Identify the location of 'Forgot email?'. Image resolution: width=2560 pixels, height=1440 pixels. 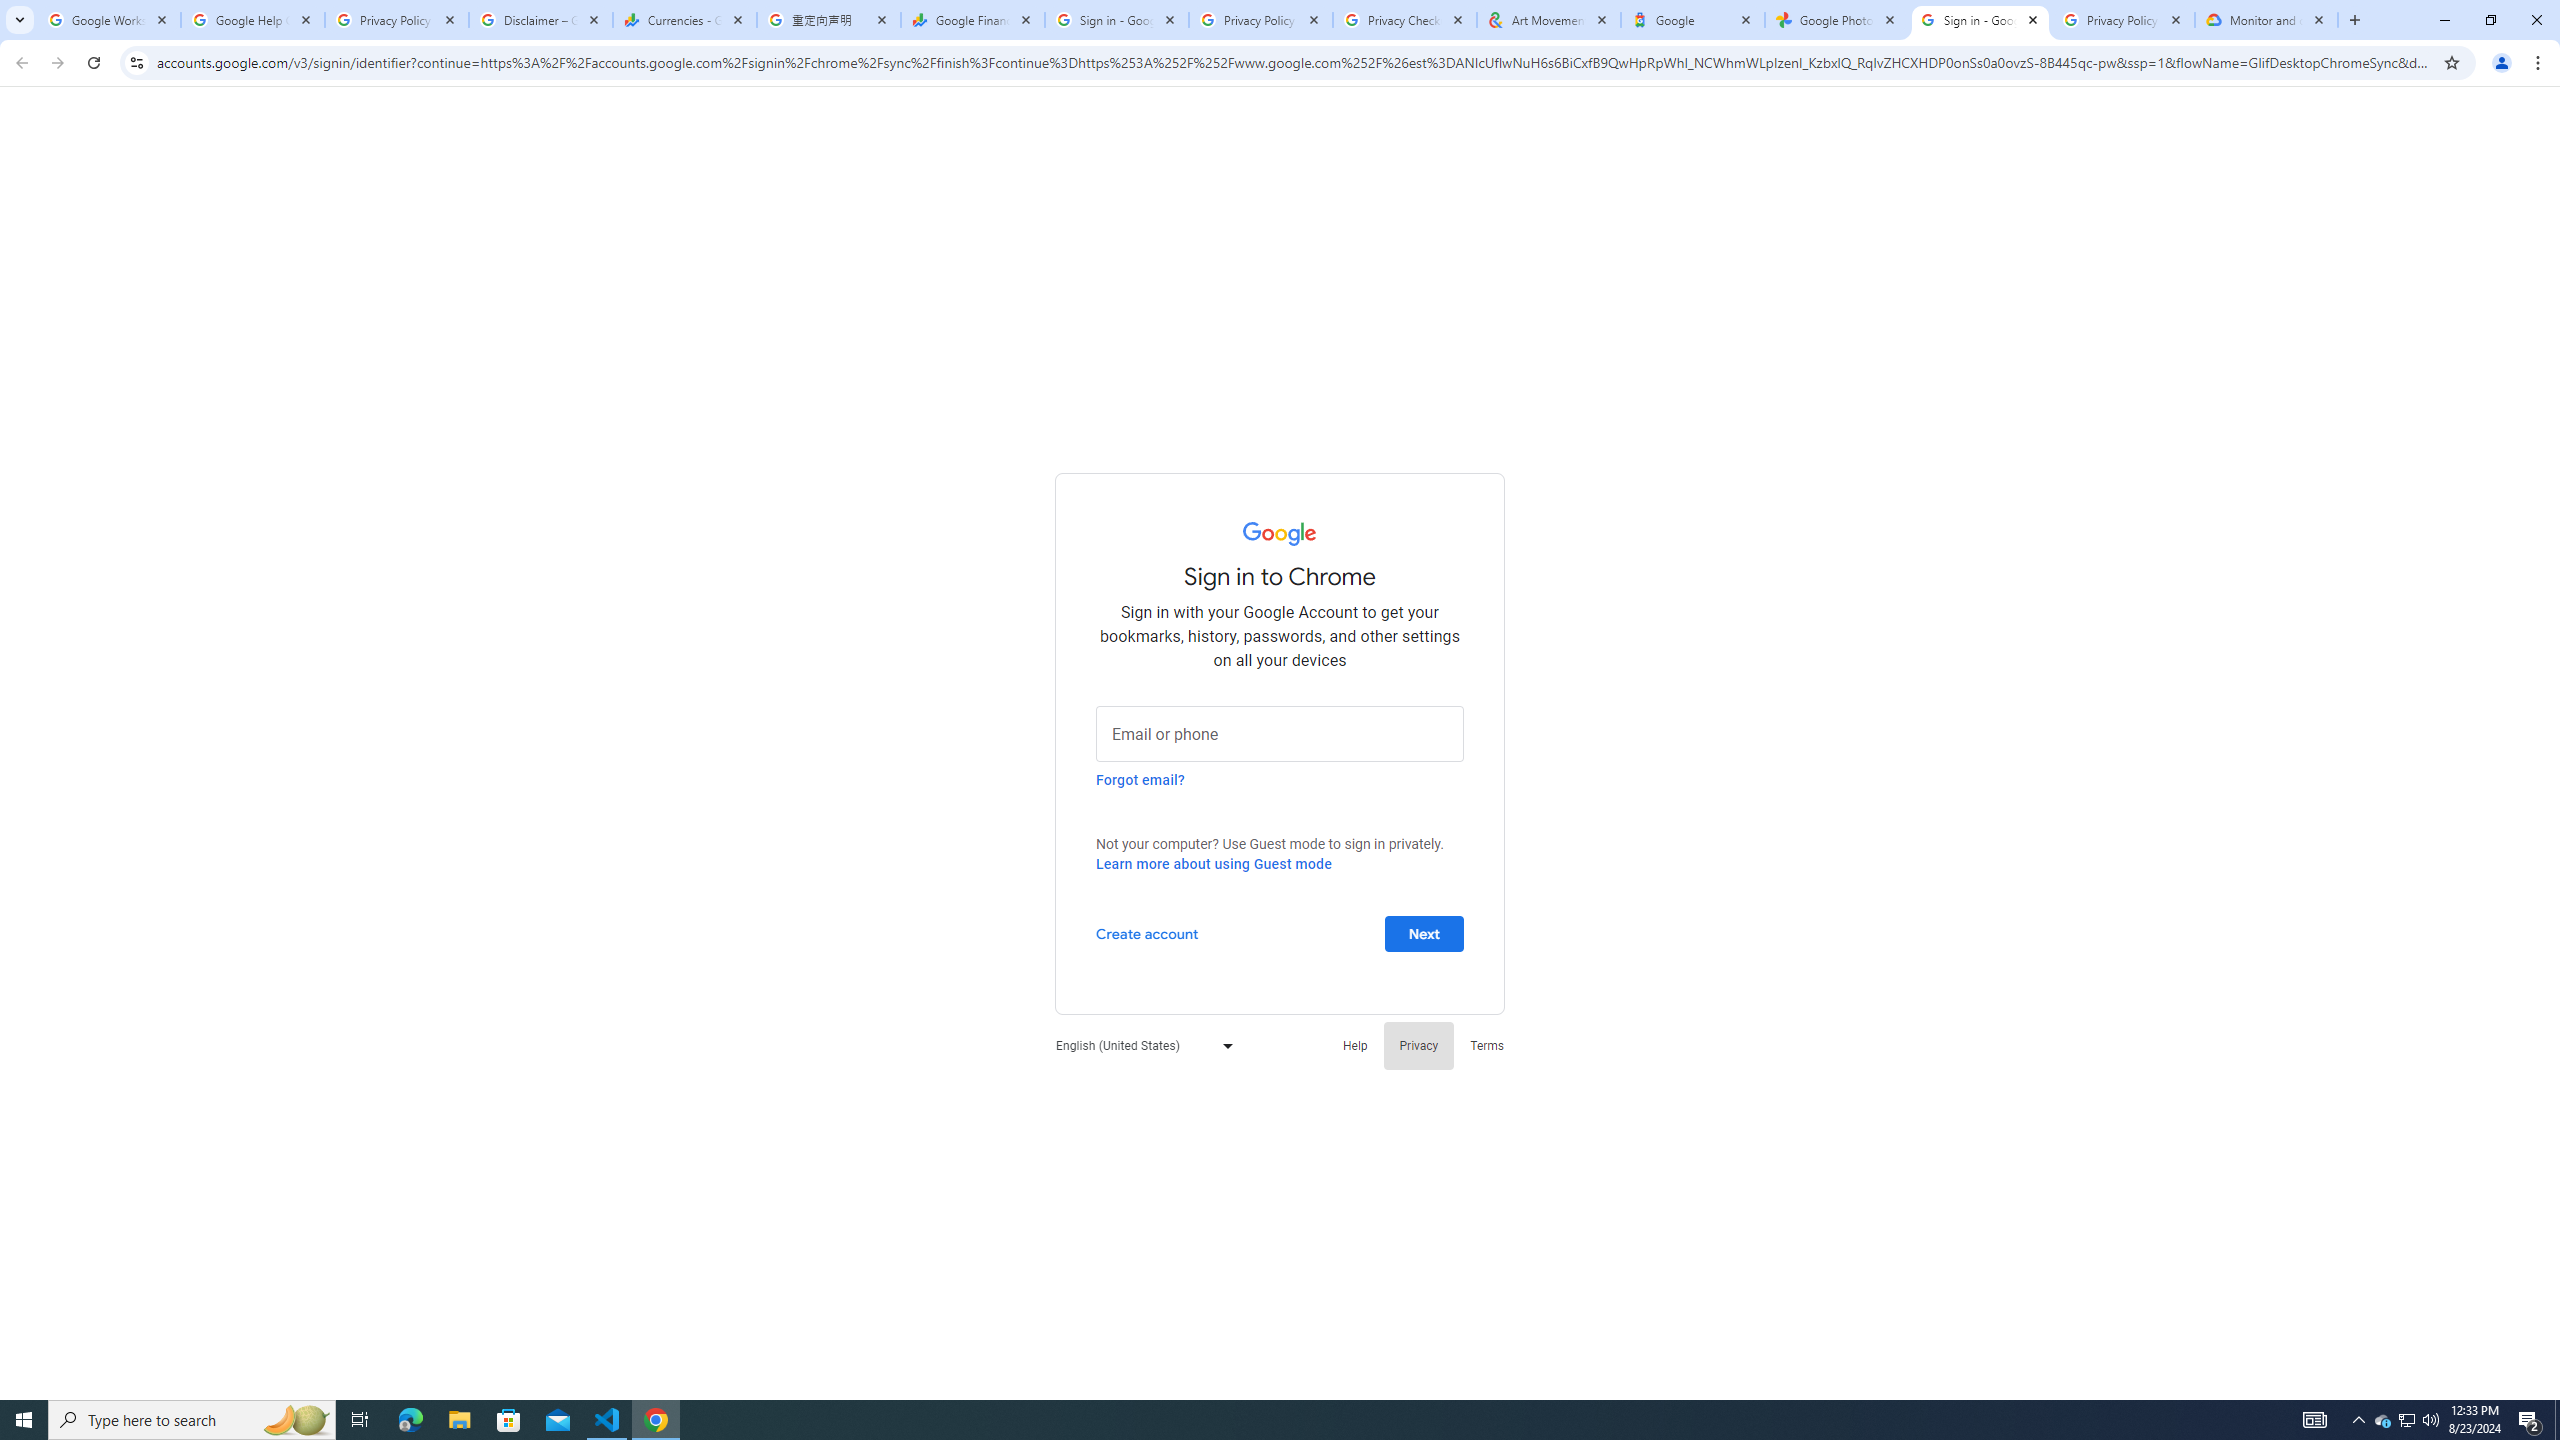
(1140, 778).